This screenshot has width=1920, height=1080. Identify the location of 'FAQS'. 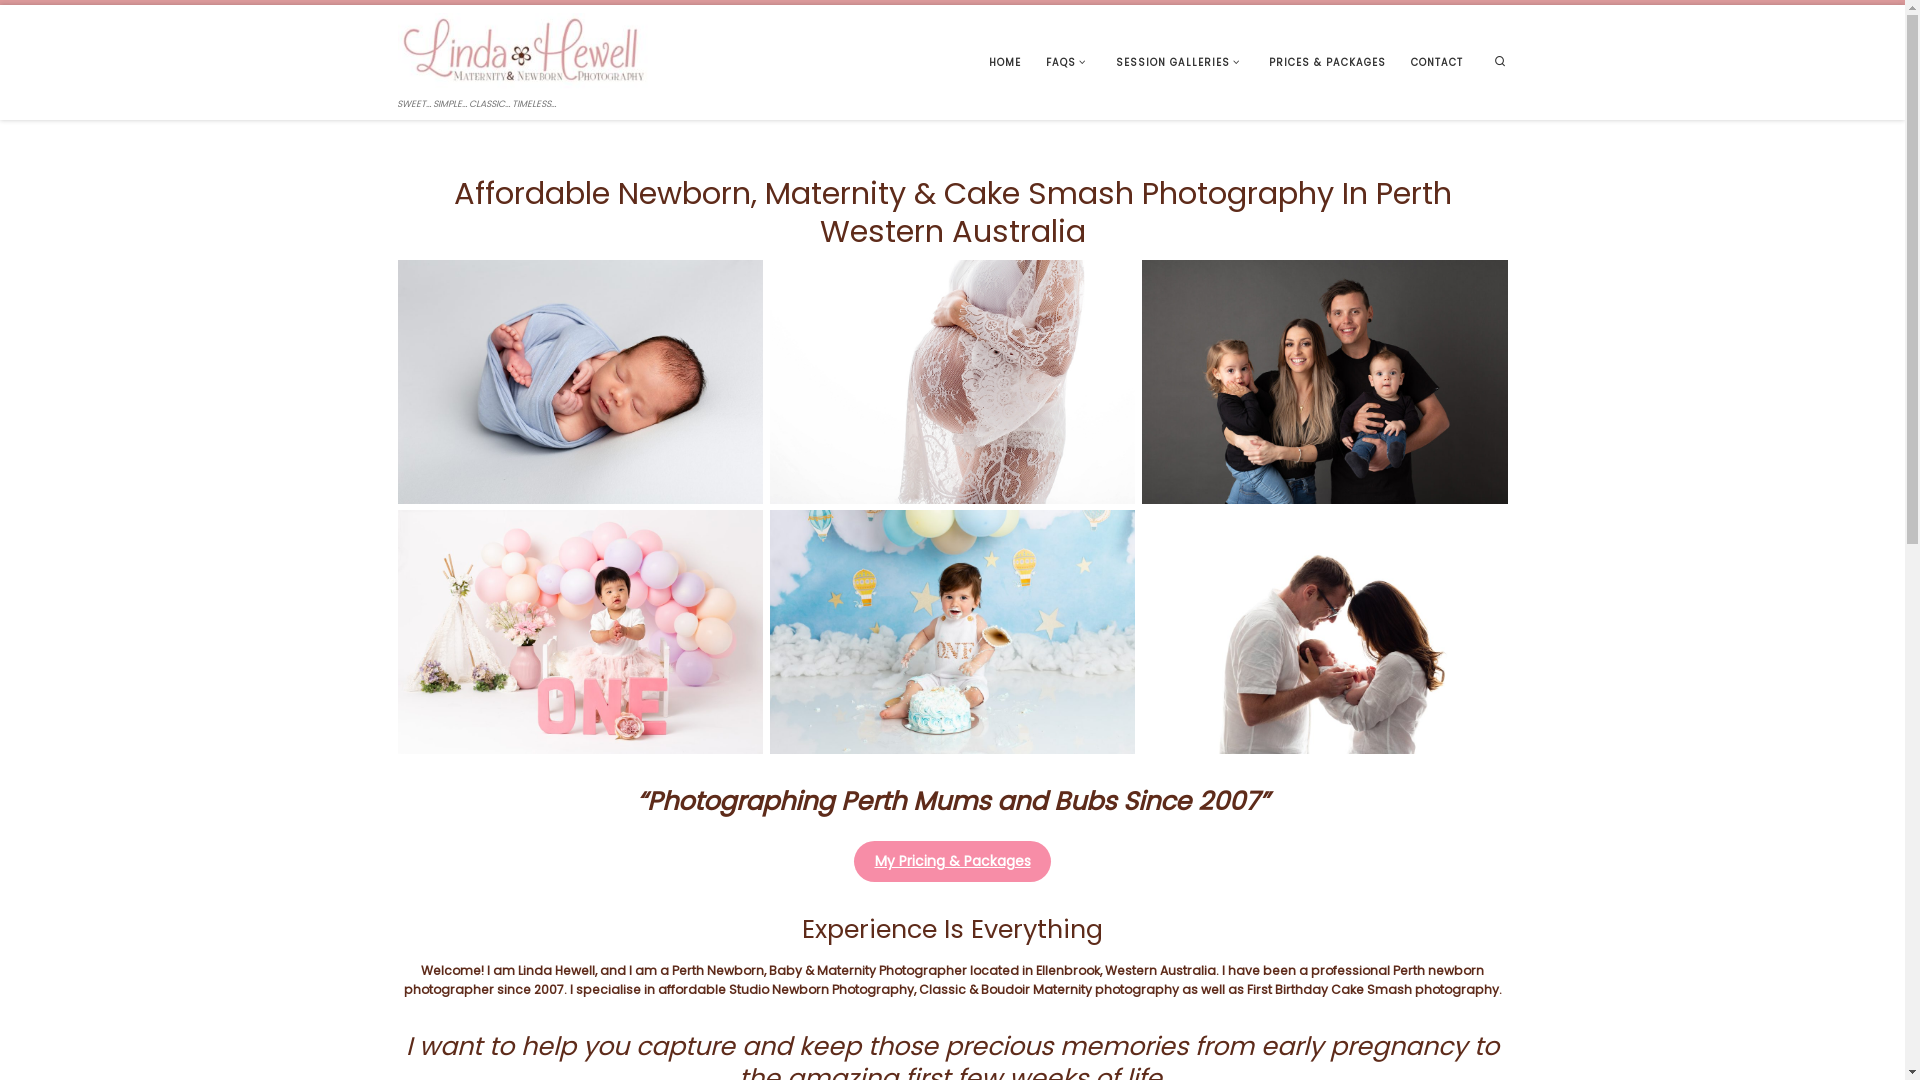
(1067, 61).